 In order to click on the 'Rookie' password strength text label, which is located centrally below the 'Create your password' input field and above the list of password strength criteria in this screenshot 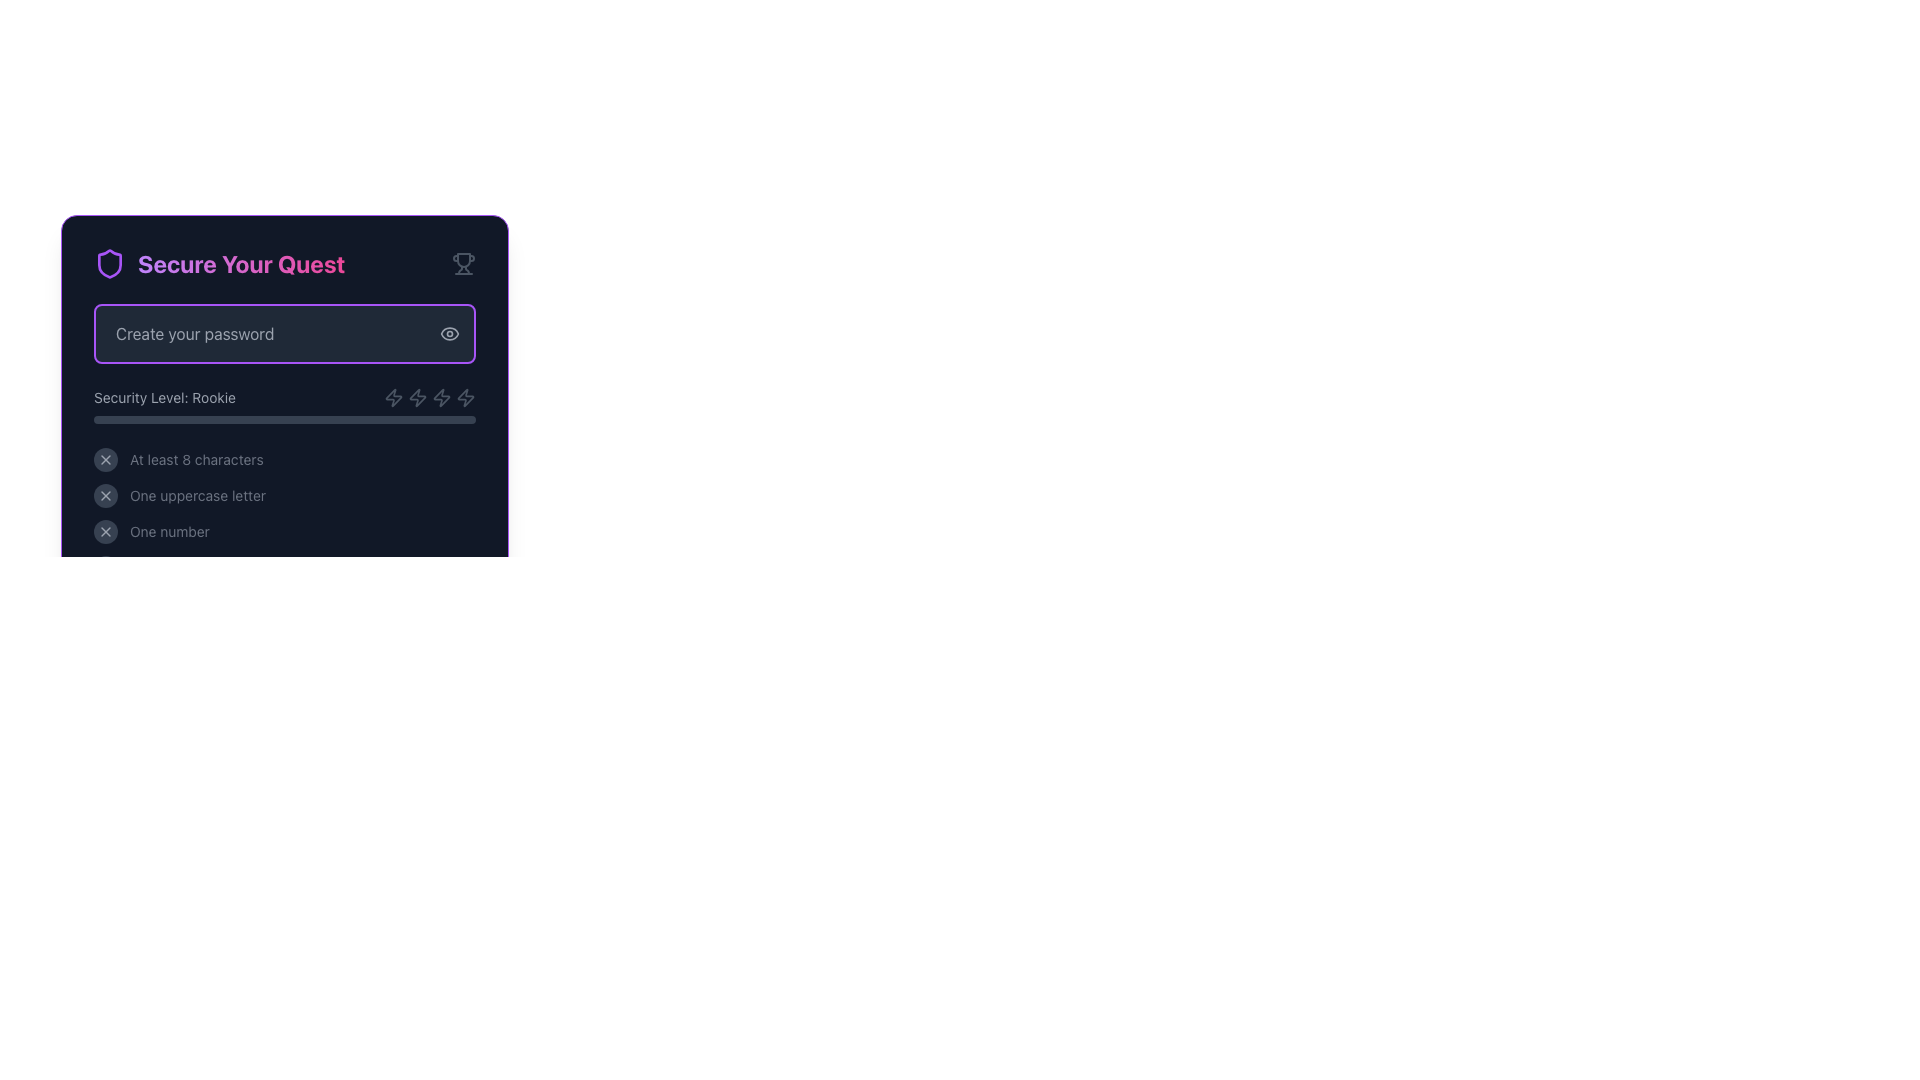, I will do `click(283, 405)`.